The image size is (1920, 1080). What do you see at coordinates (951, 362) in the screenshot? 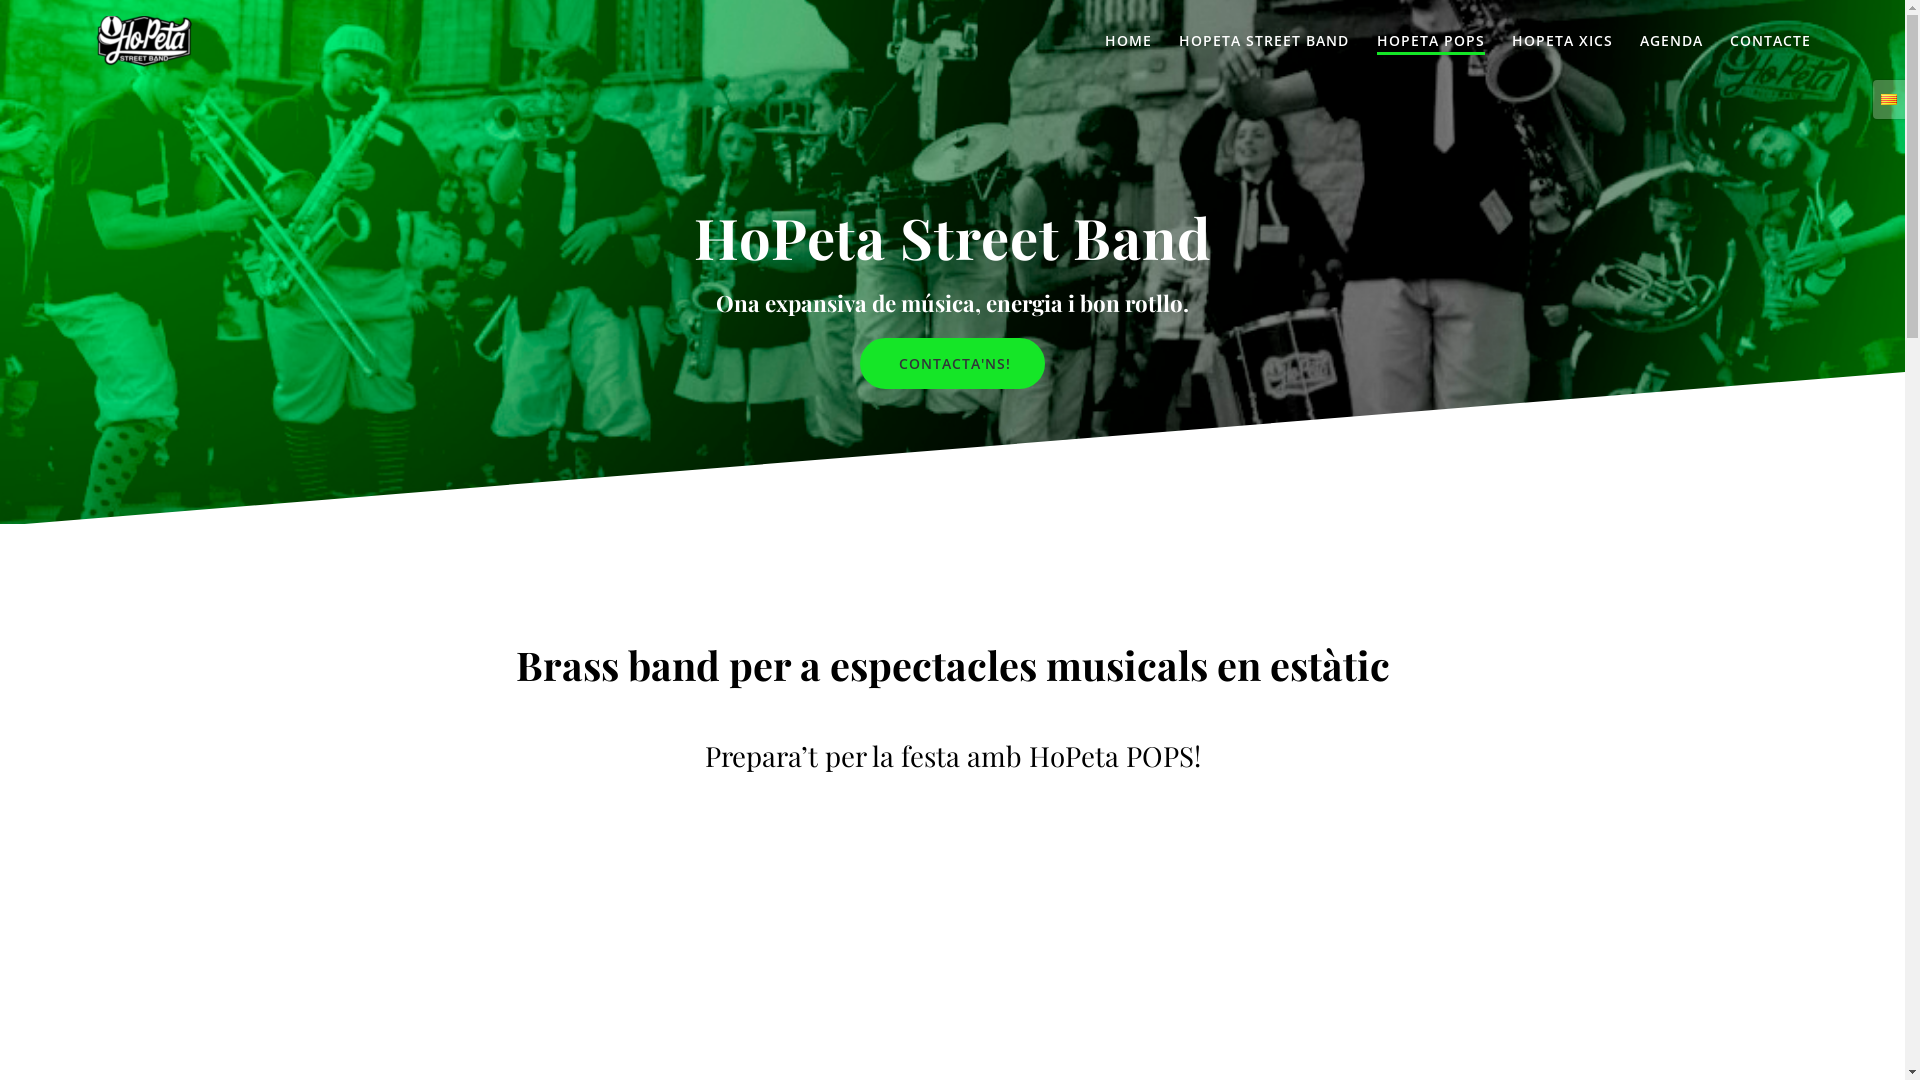
I see `'CONTACTA'NS!'` at bounding box center [951, 362].